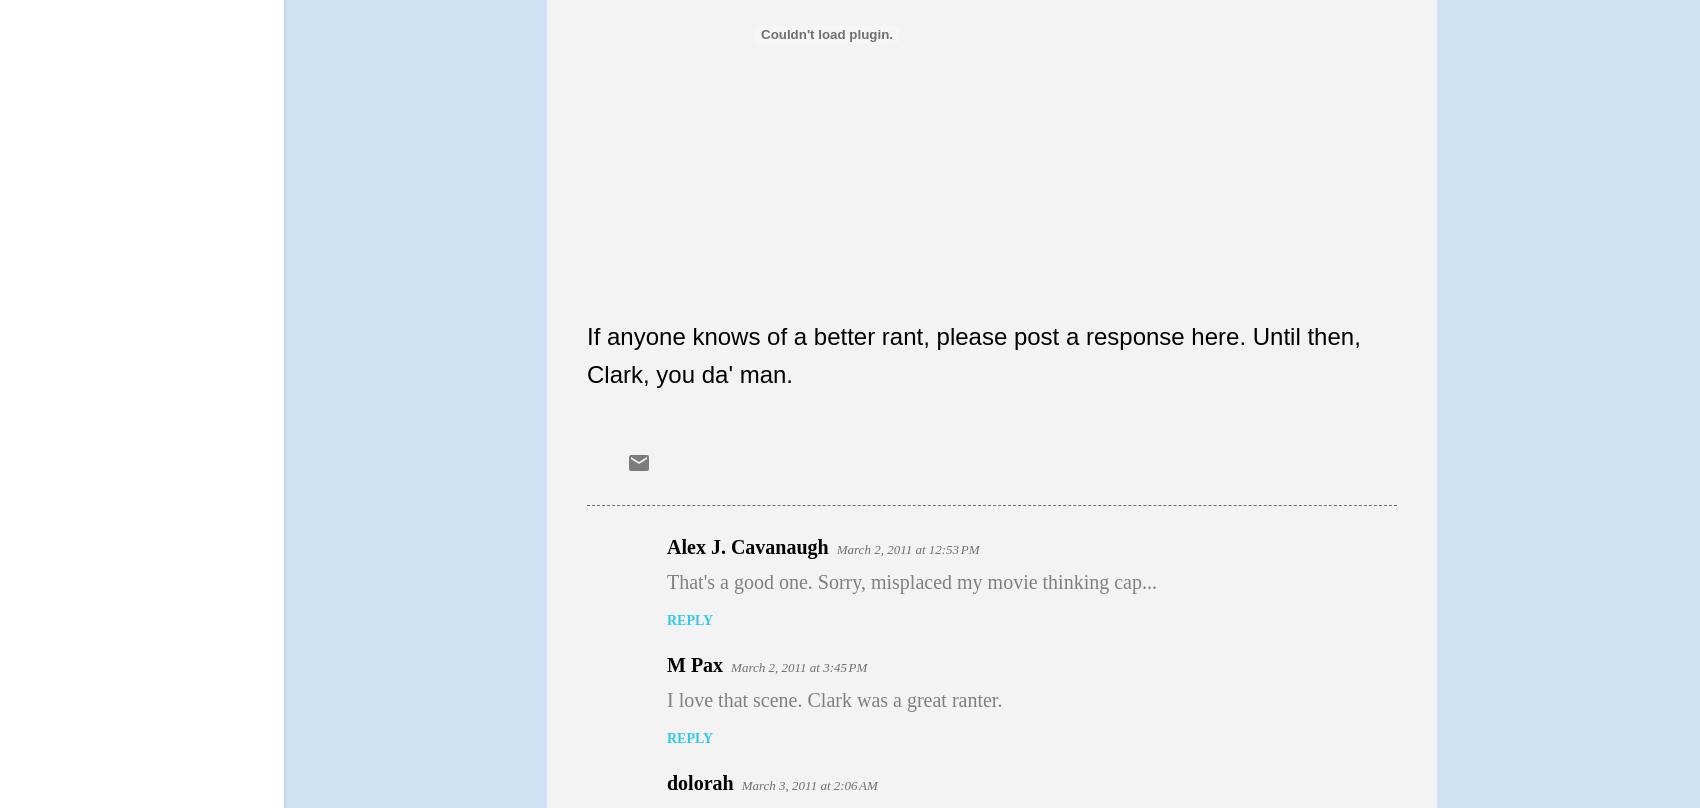 The height and width of the screenshot is (808, 1700). What do you see at coordinates (833, 699) in the screenshot?
I see `'I love that scene. Clark was a great ranter.'` at bounding box center [833, 699].